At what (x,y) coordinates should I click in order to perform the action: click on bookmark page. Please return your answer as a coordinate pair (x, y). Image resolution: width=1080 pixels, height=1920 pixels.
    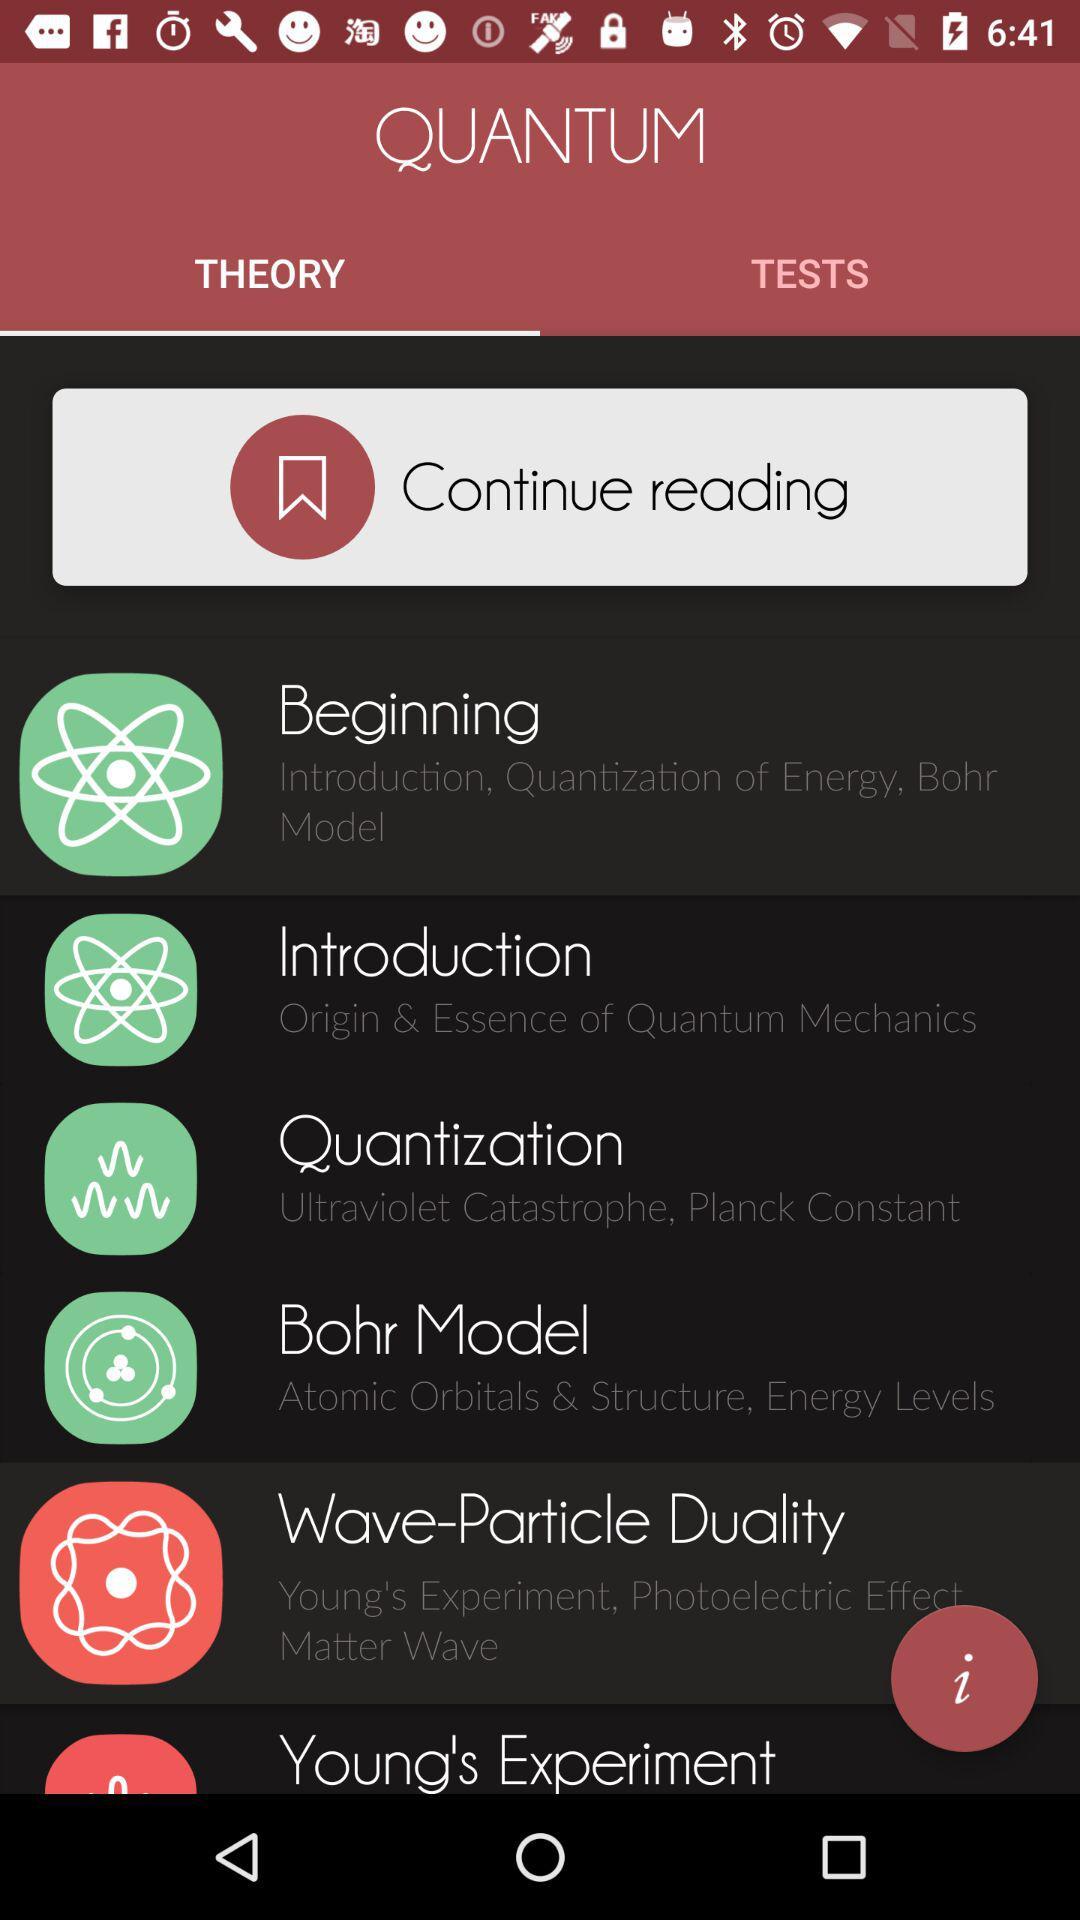
    Looking at the image, I should click on (302, 487).